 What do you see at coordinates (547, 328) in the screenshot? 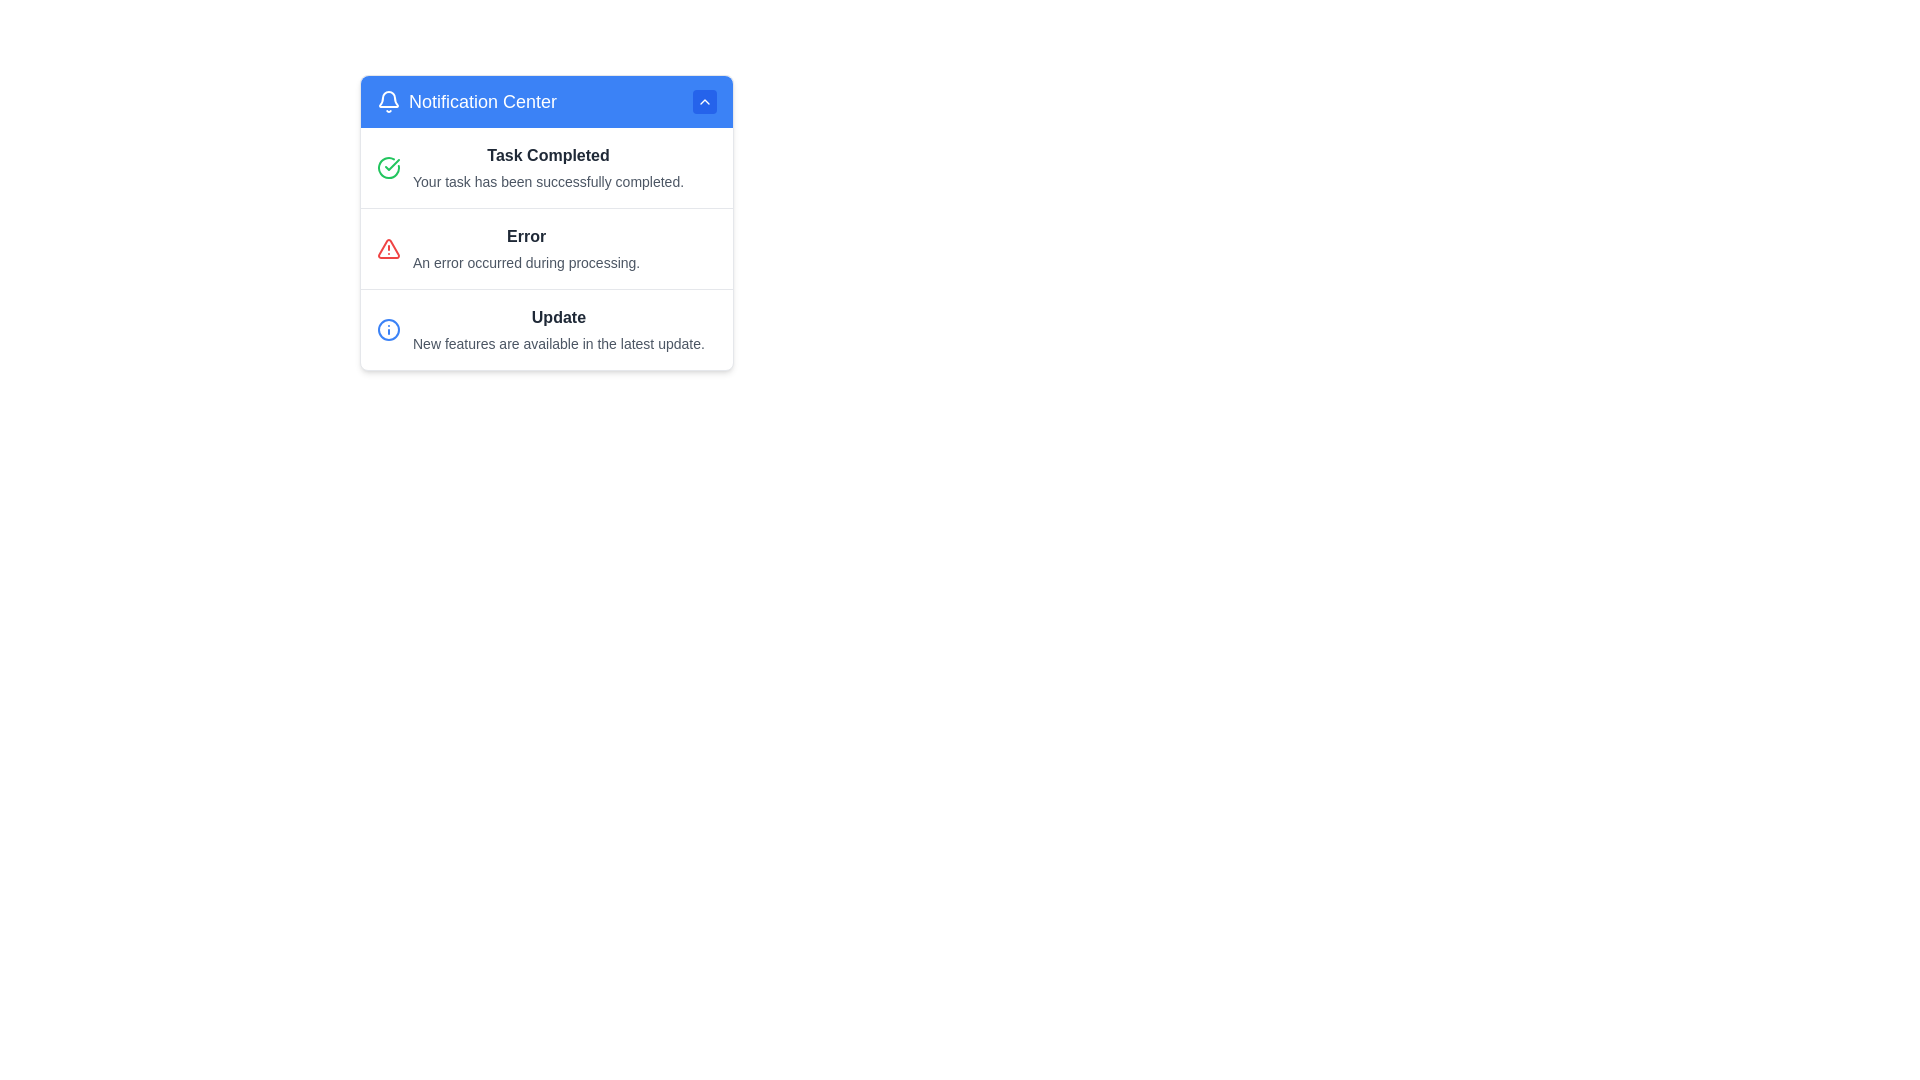
I see `the notification element indicating an update is available, which features a blue circle with an 'i' symbol, a bold title 'Update', and a description about new features` at bounding box center [547, 328].